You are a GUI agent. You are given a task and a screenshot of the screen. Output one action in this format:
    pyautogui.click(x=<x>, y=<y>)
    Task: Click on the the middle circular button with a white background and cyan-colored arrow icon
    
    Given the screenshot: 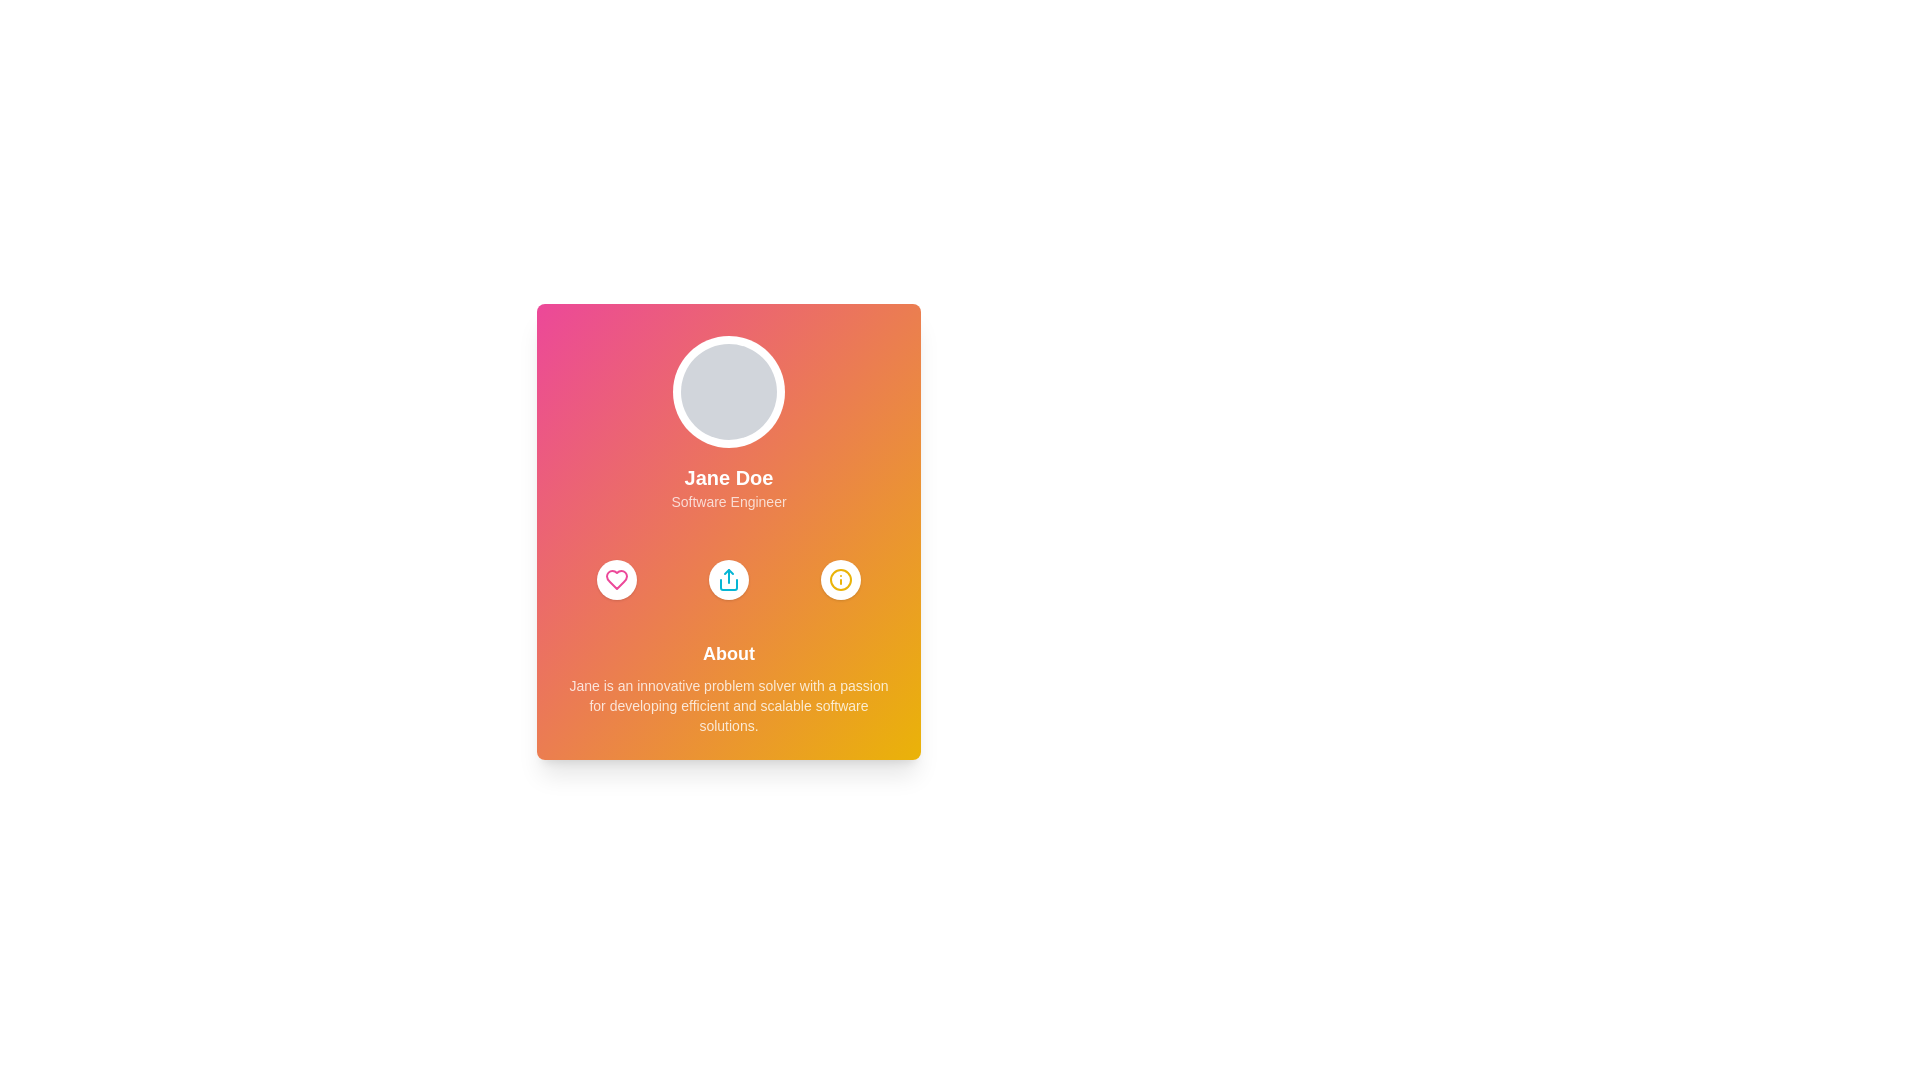 What is the action you would take?
    pyautogui.click(x=728, y=579)
    